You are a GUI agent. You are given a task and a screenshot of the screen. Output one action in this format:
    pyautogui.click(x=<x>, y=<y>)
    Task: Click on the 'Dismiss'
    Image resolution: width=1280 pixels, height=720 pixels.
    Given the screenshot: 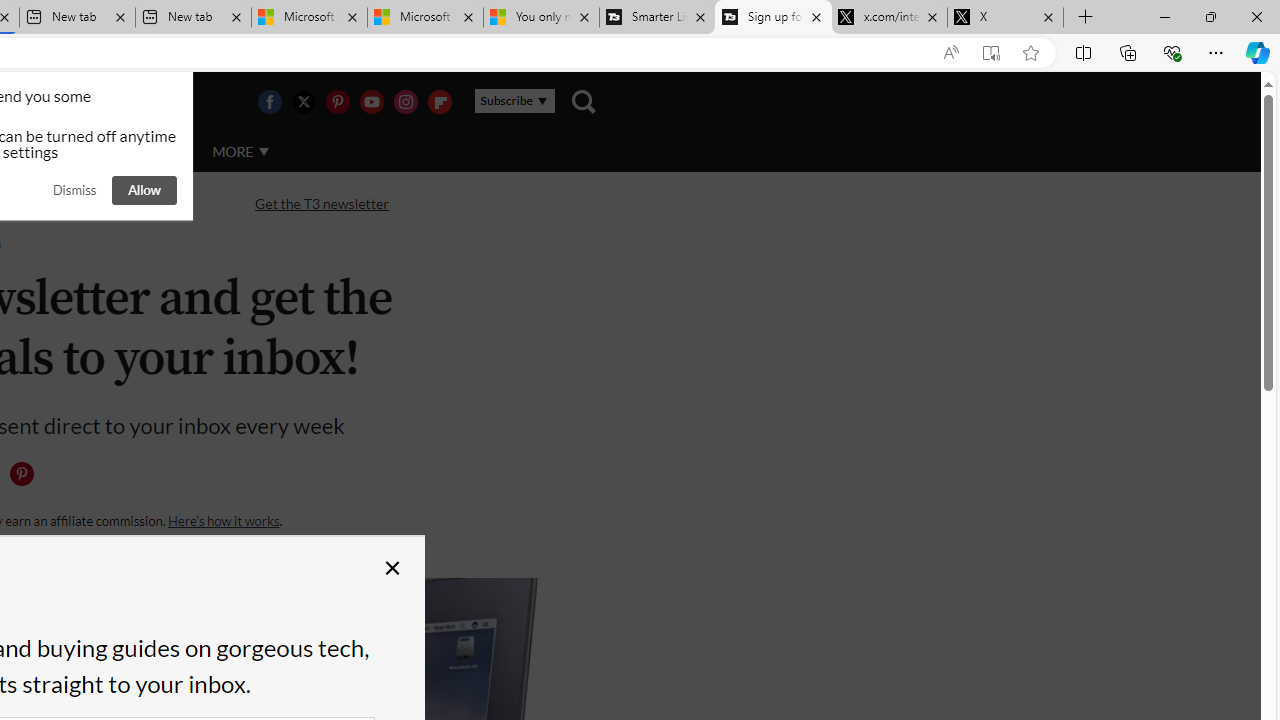 What is the action you would take?
    pyautogui.click(x=74, y=190)
    